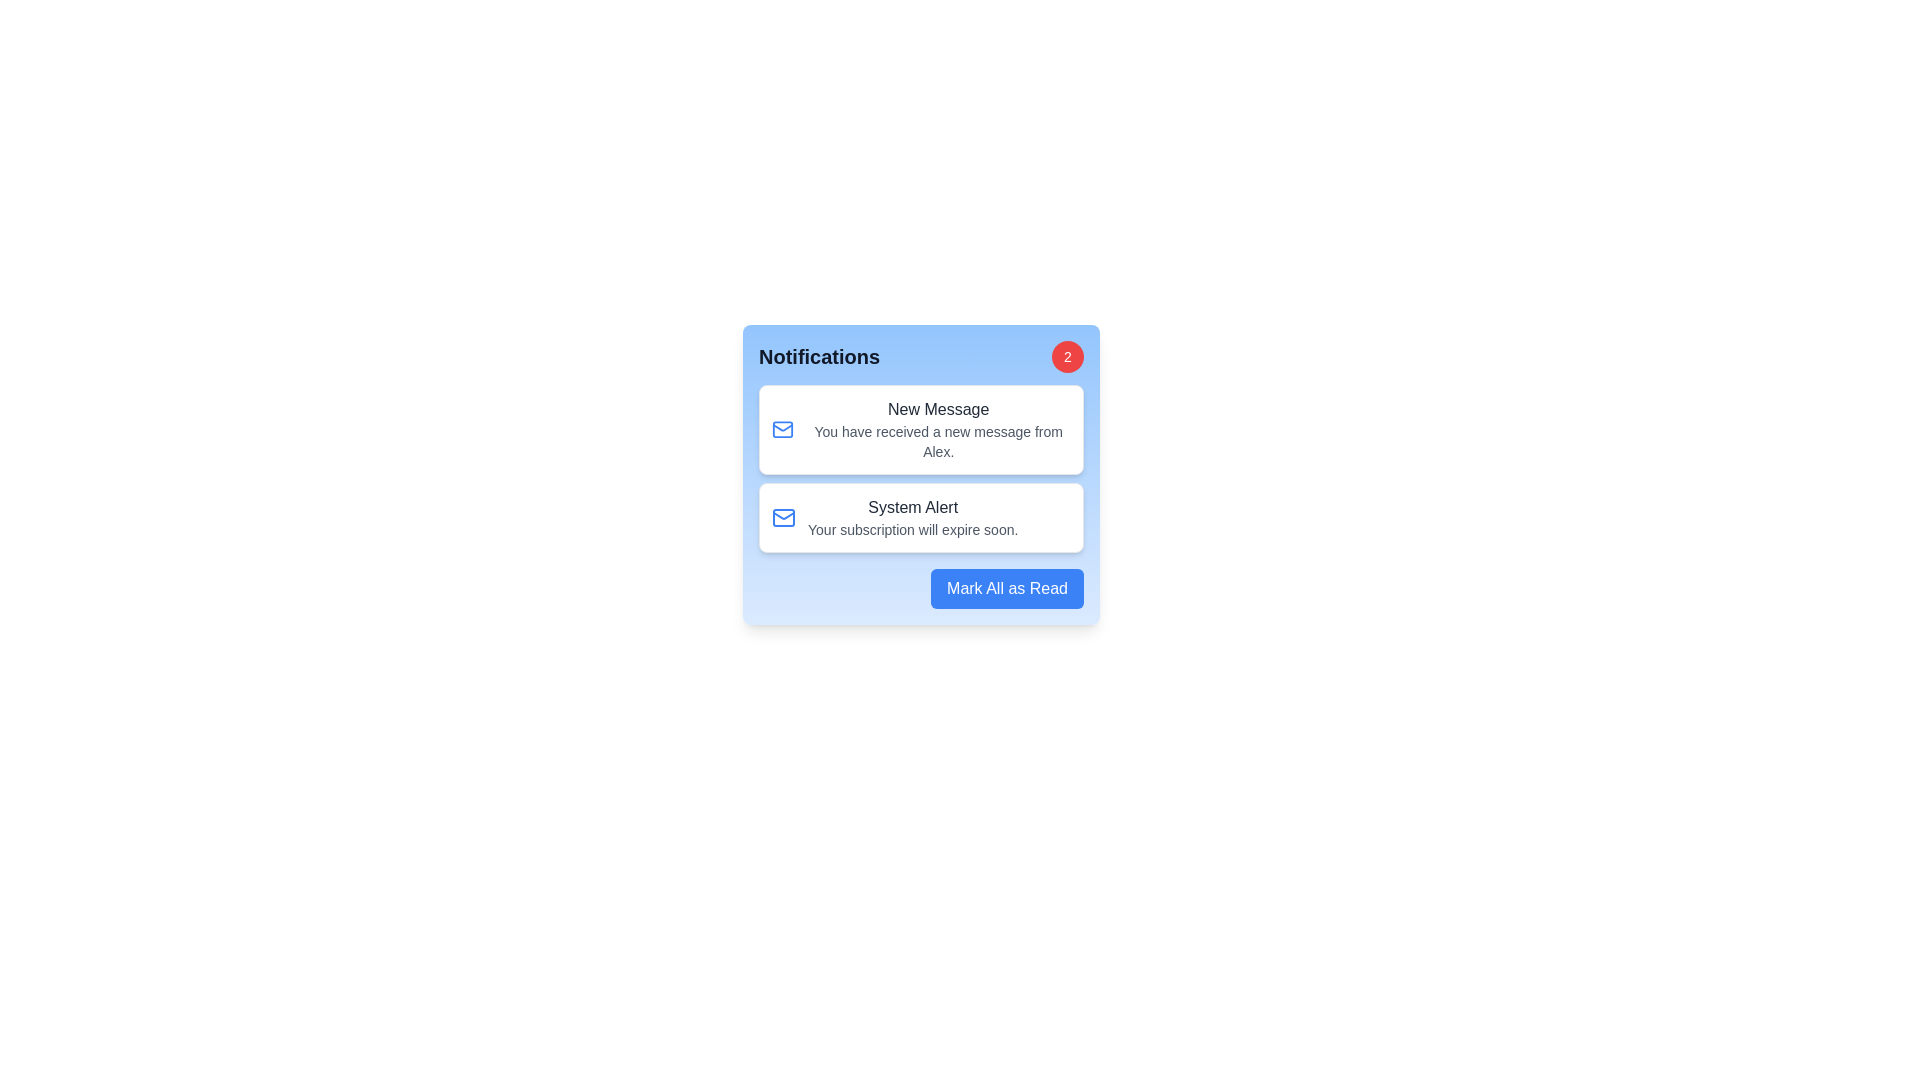  I want to click on the 'Notifications' text label element, which is bold and located at the top-left portion of a card-like interface with a light blue background, so click(819, 356).